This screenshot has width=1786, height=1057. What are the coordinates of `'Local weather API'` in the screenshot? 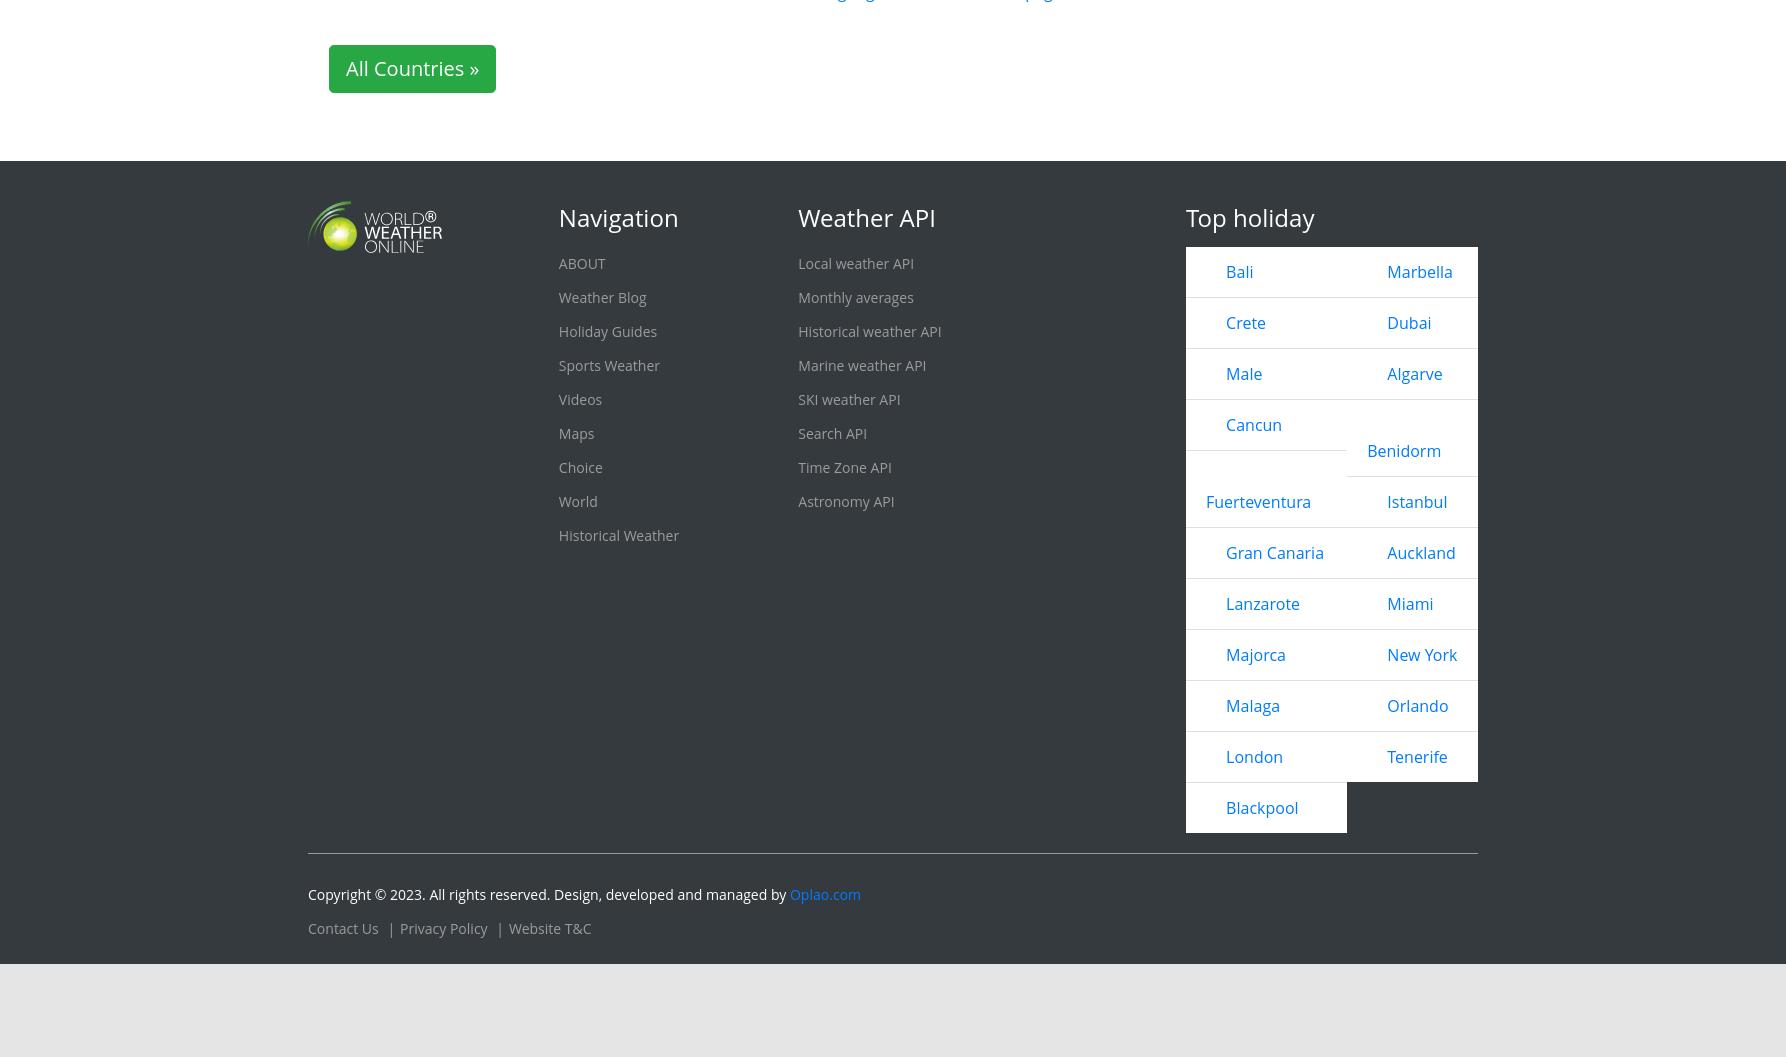 It's located at (855, 558).